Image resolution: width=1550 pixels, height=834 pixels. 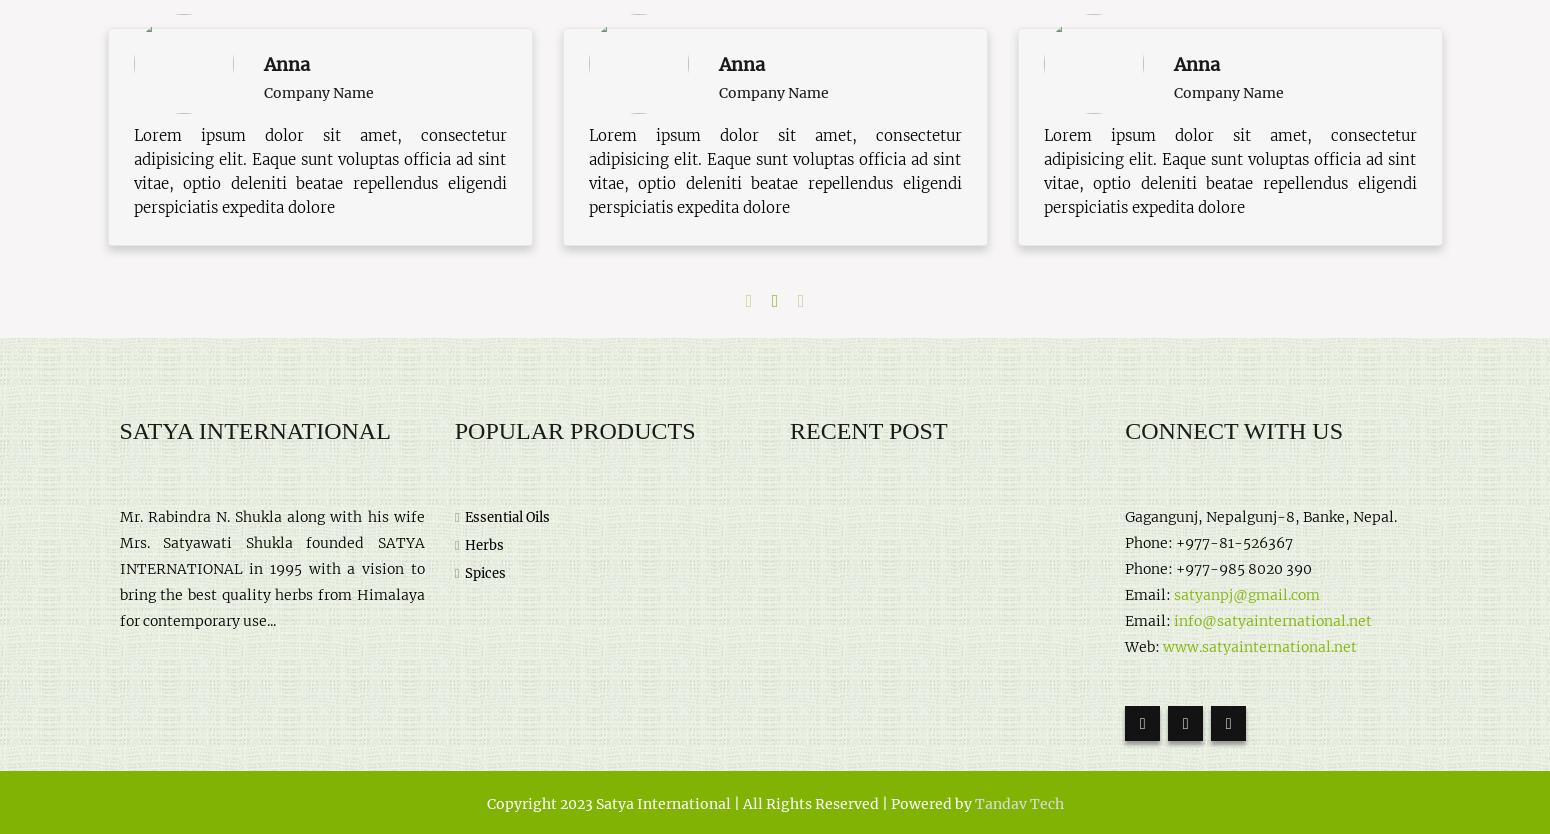 What do you see at coordinates (505, 515) in the screenshot?
I see `'Essential Oils'` at bounding box center [505, 515].